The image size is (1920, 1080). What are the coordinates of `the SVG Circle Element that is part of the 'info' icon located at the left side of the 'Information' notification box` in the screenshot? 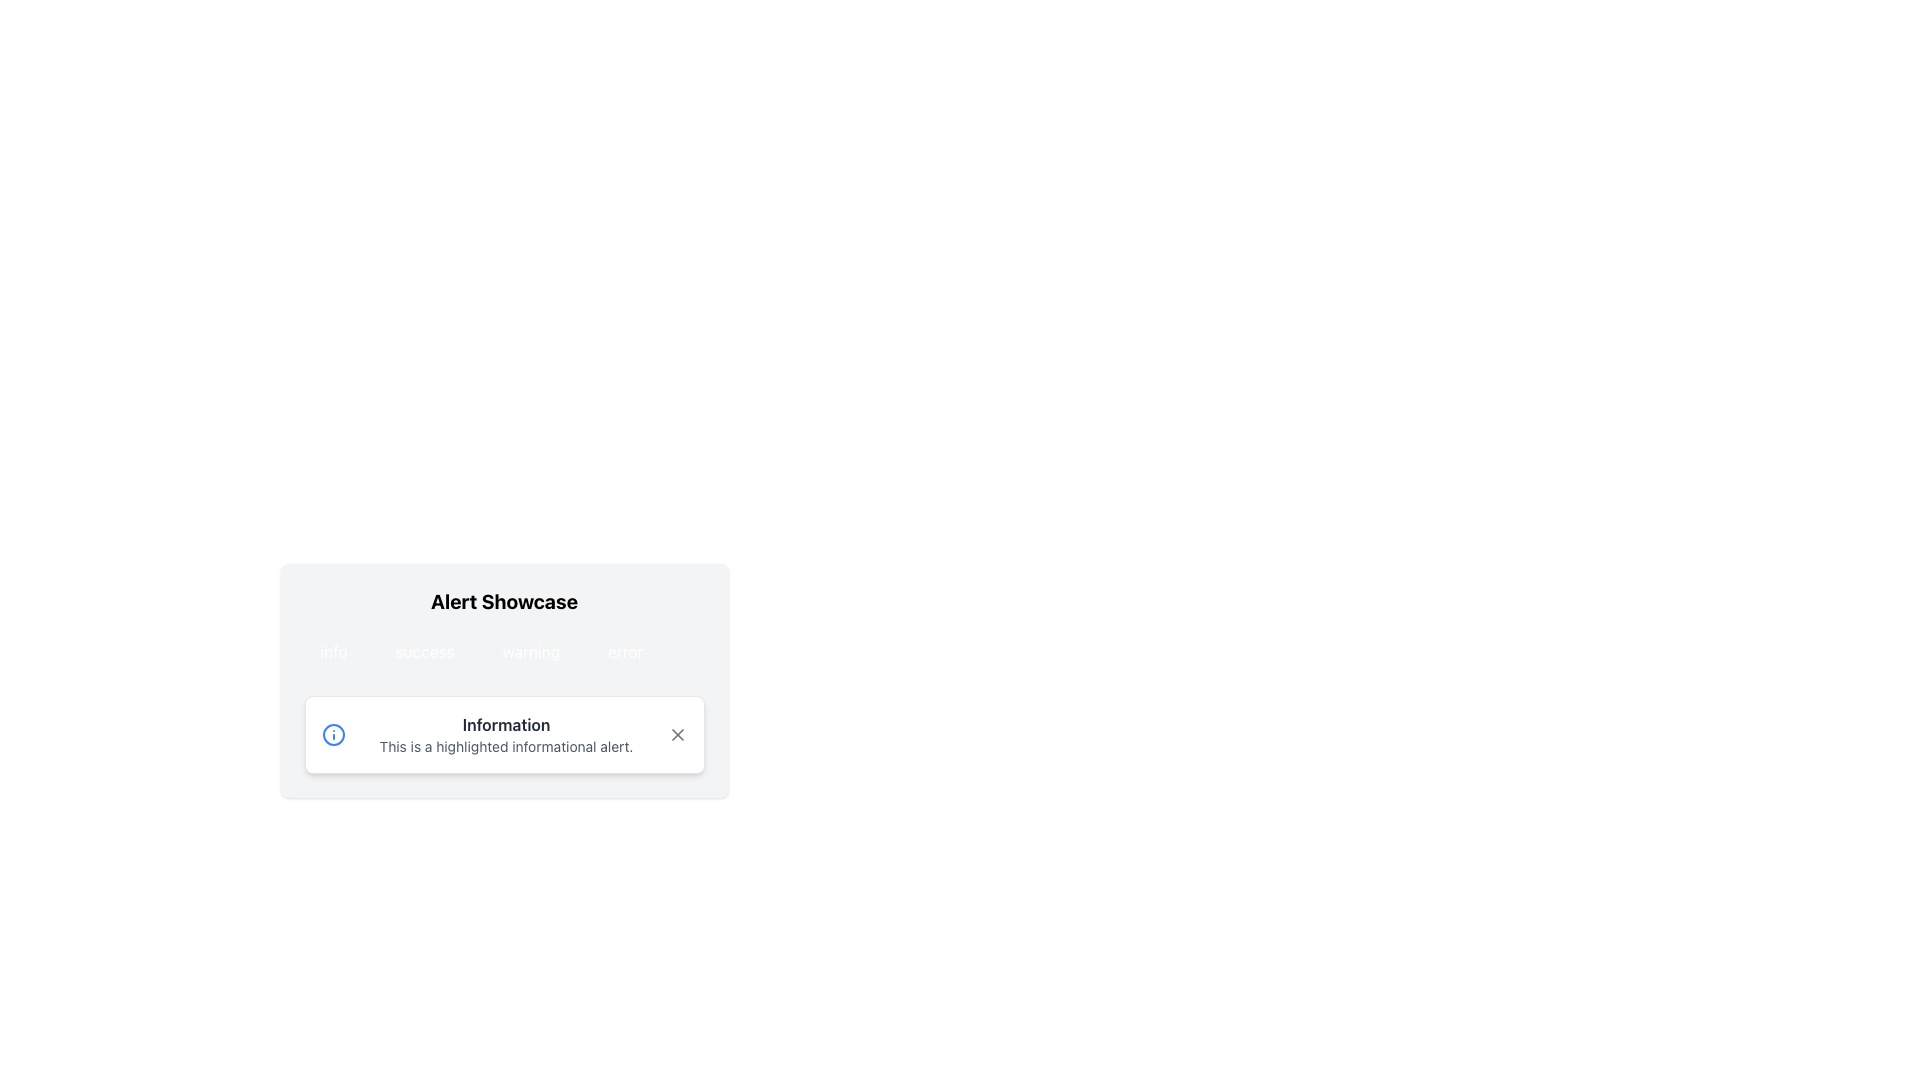 It's located at (333, 735).